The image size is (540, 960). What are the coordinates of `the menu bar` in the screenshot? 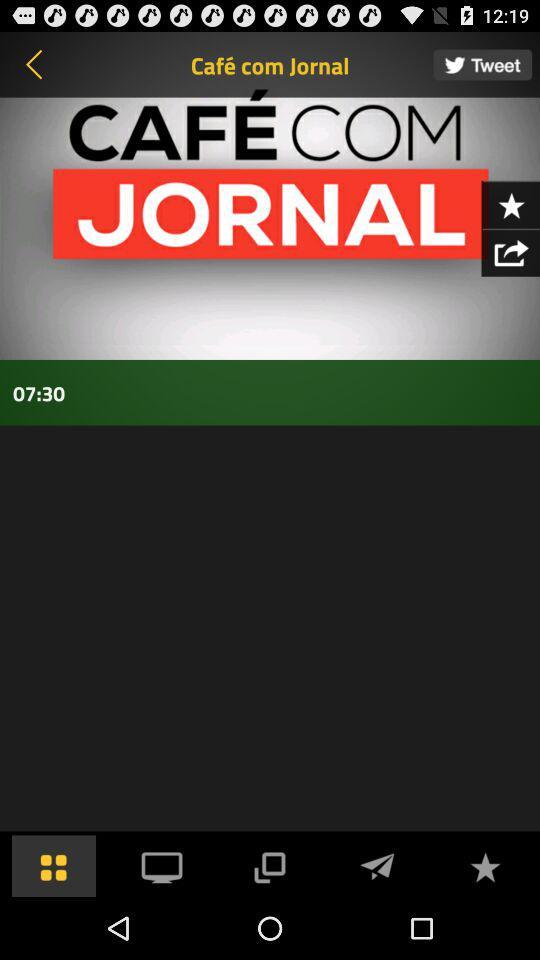 It's located at (54, 864).